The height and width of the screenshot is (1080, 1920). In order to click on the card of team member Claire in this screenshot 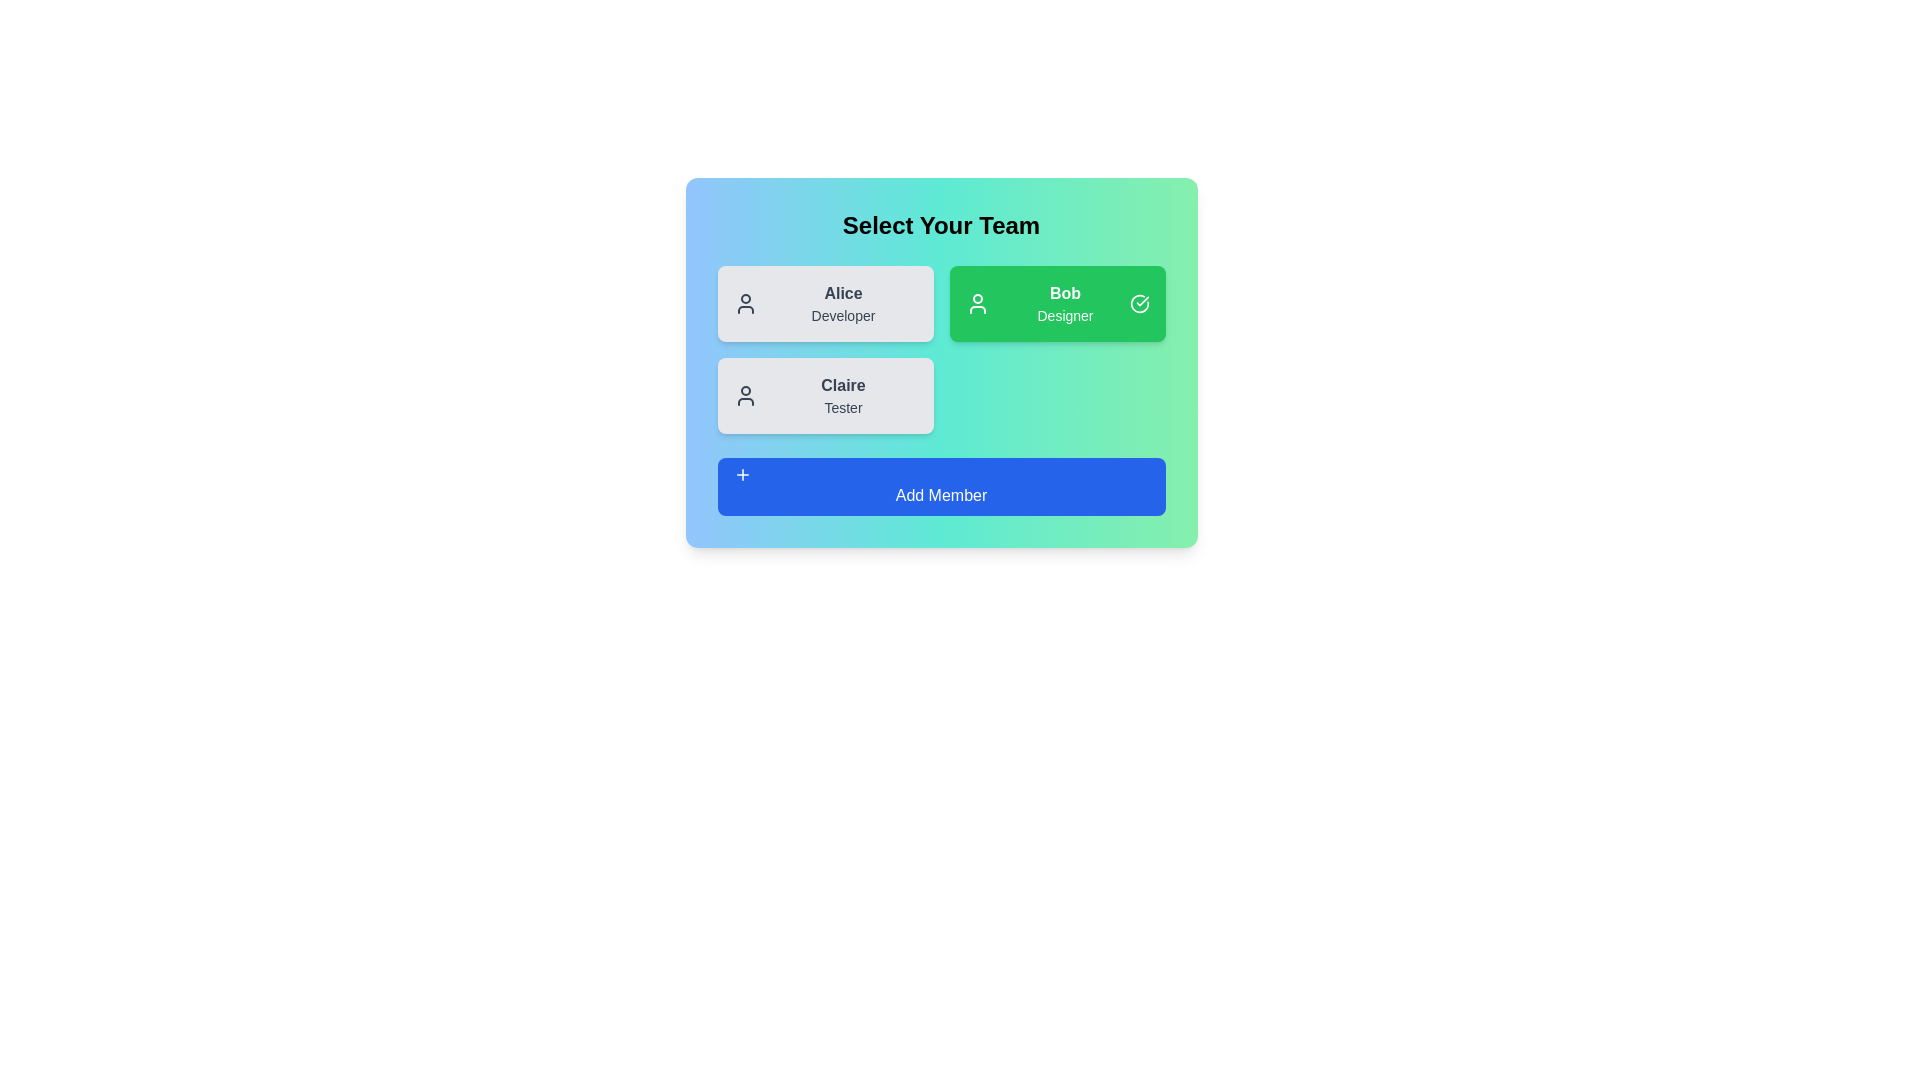, I will do `click(825, 396)`.